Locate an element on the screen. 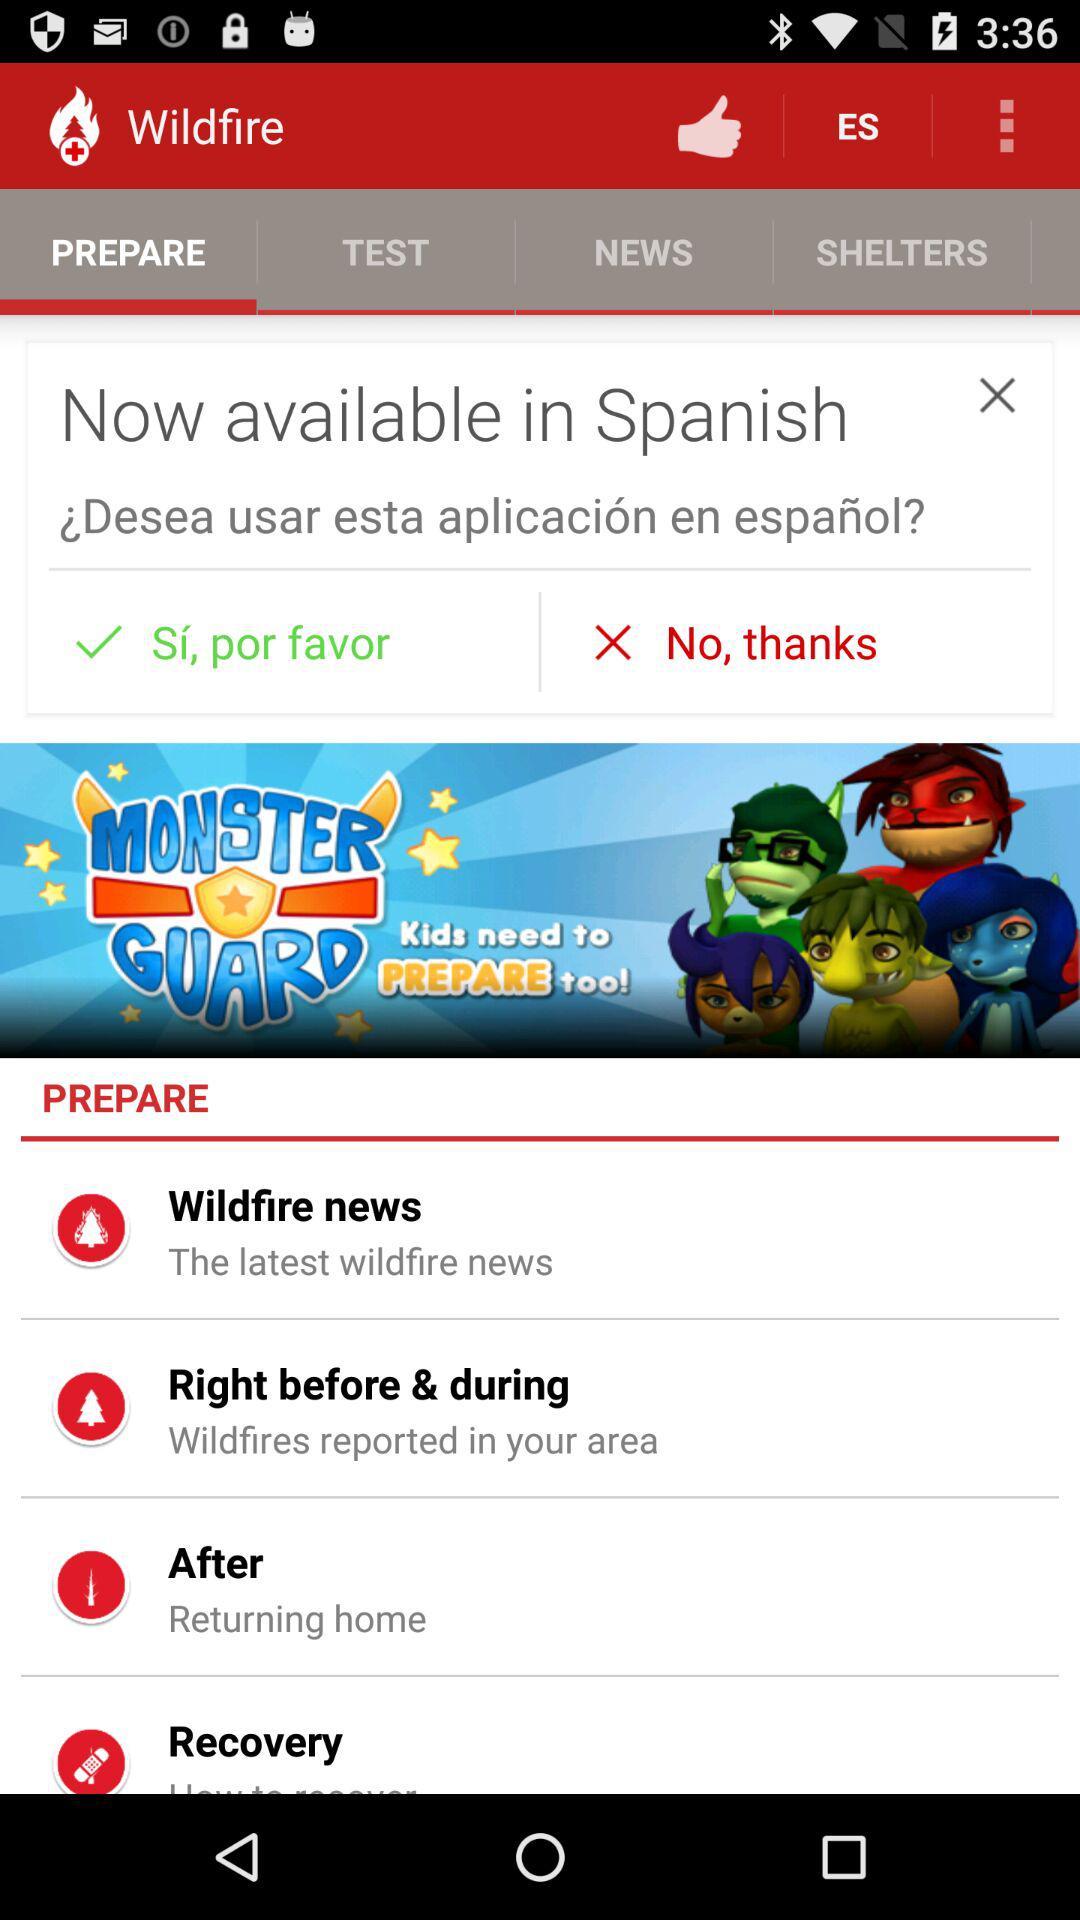  more options icon is located at coordinates (1006, 124).